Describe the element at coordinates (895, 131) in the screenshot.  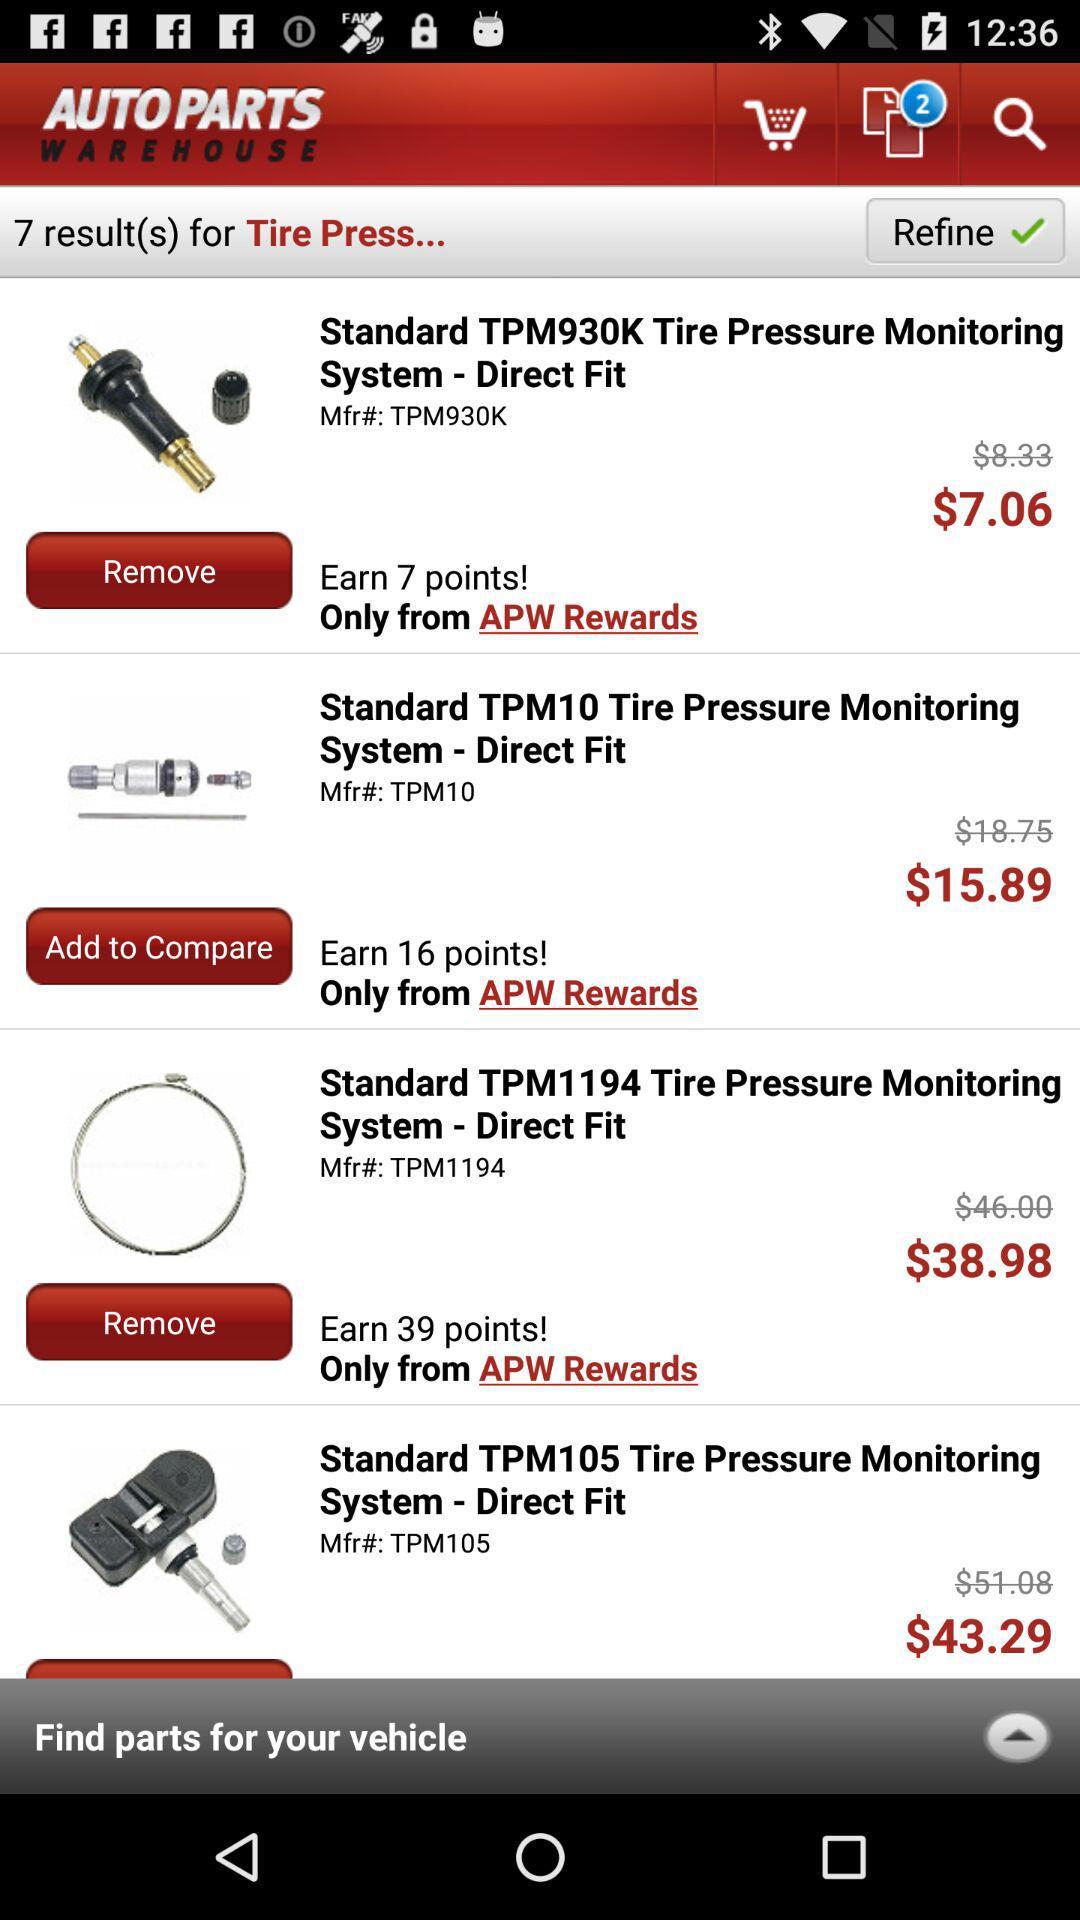
I see `the copy icon` at that location.